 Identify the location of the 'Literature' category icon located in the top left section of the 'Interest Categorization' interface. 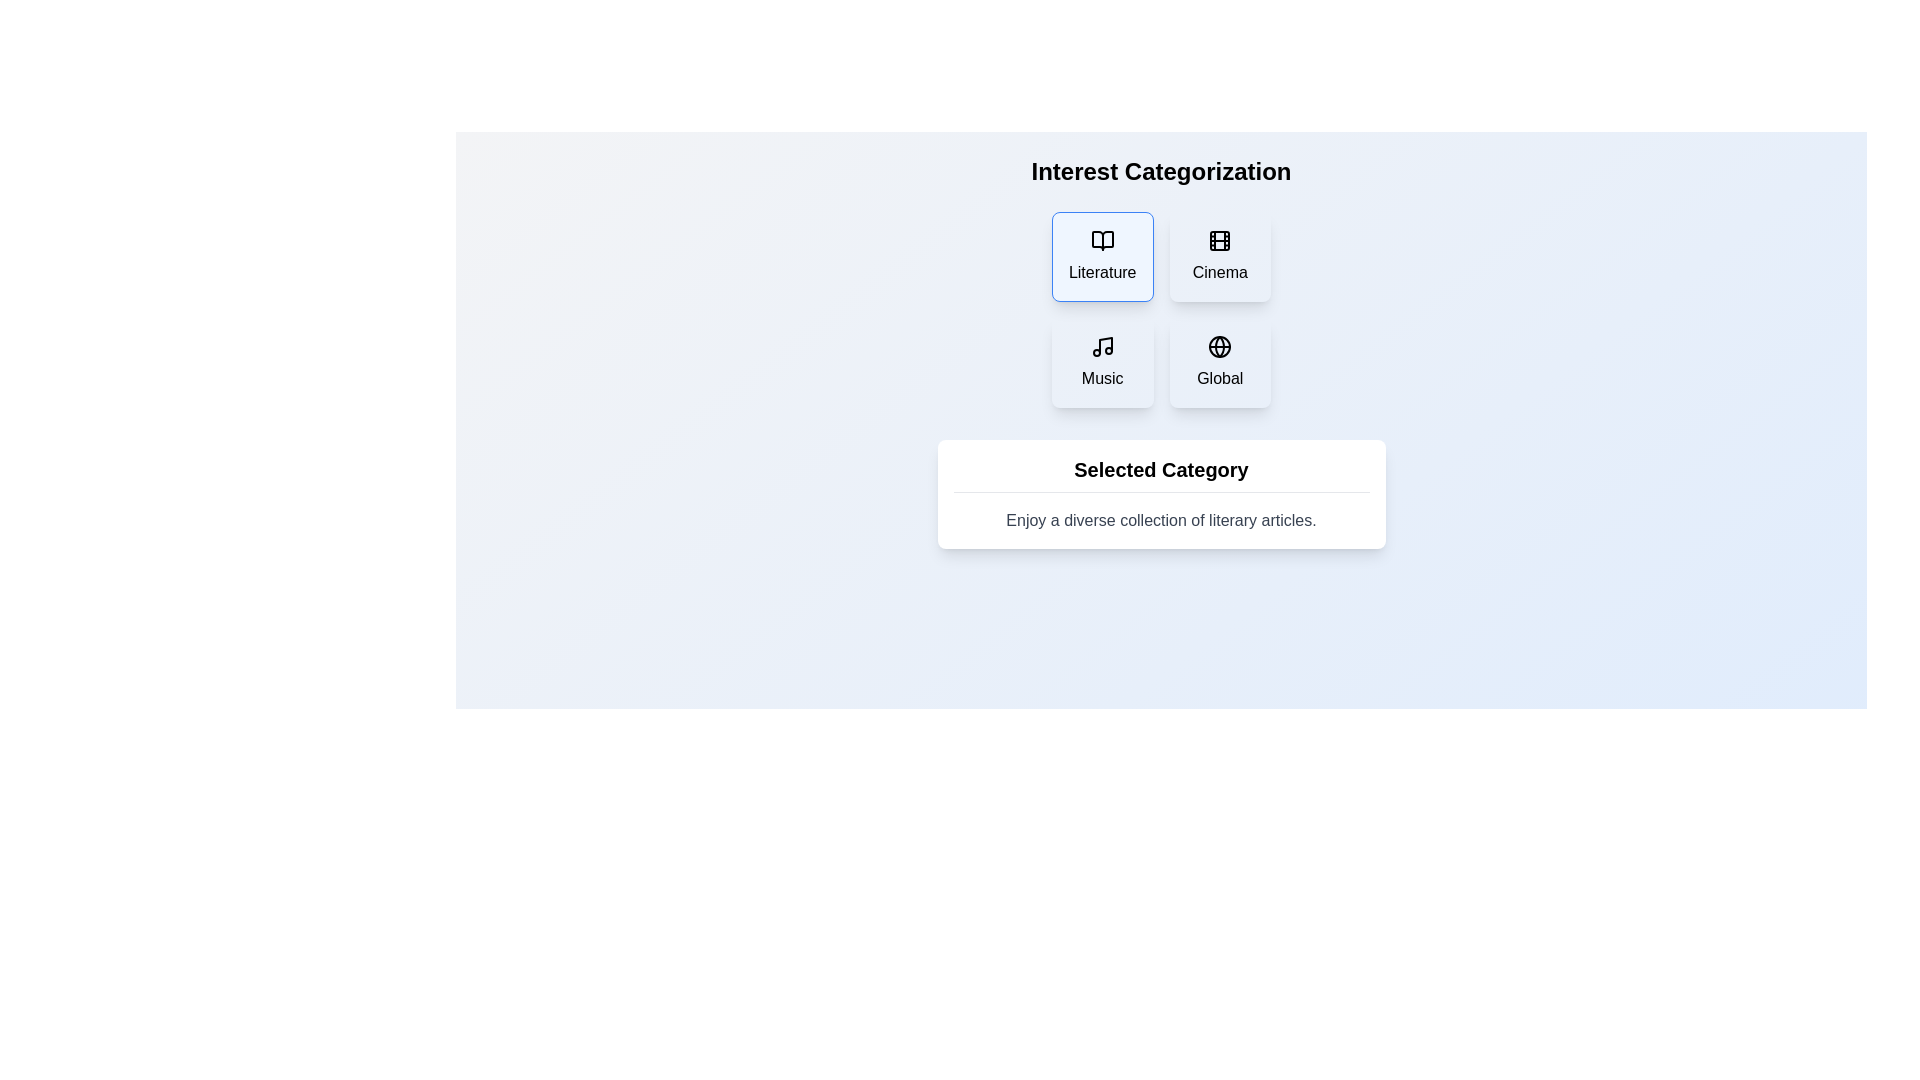
(1101, 239).